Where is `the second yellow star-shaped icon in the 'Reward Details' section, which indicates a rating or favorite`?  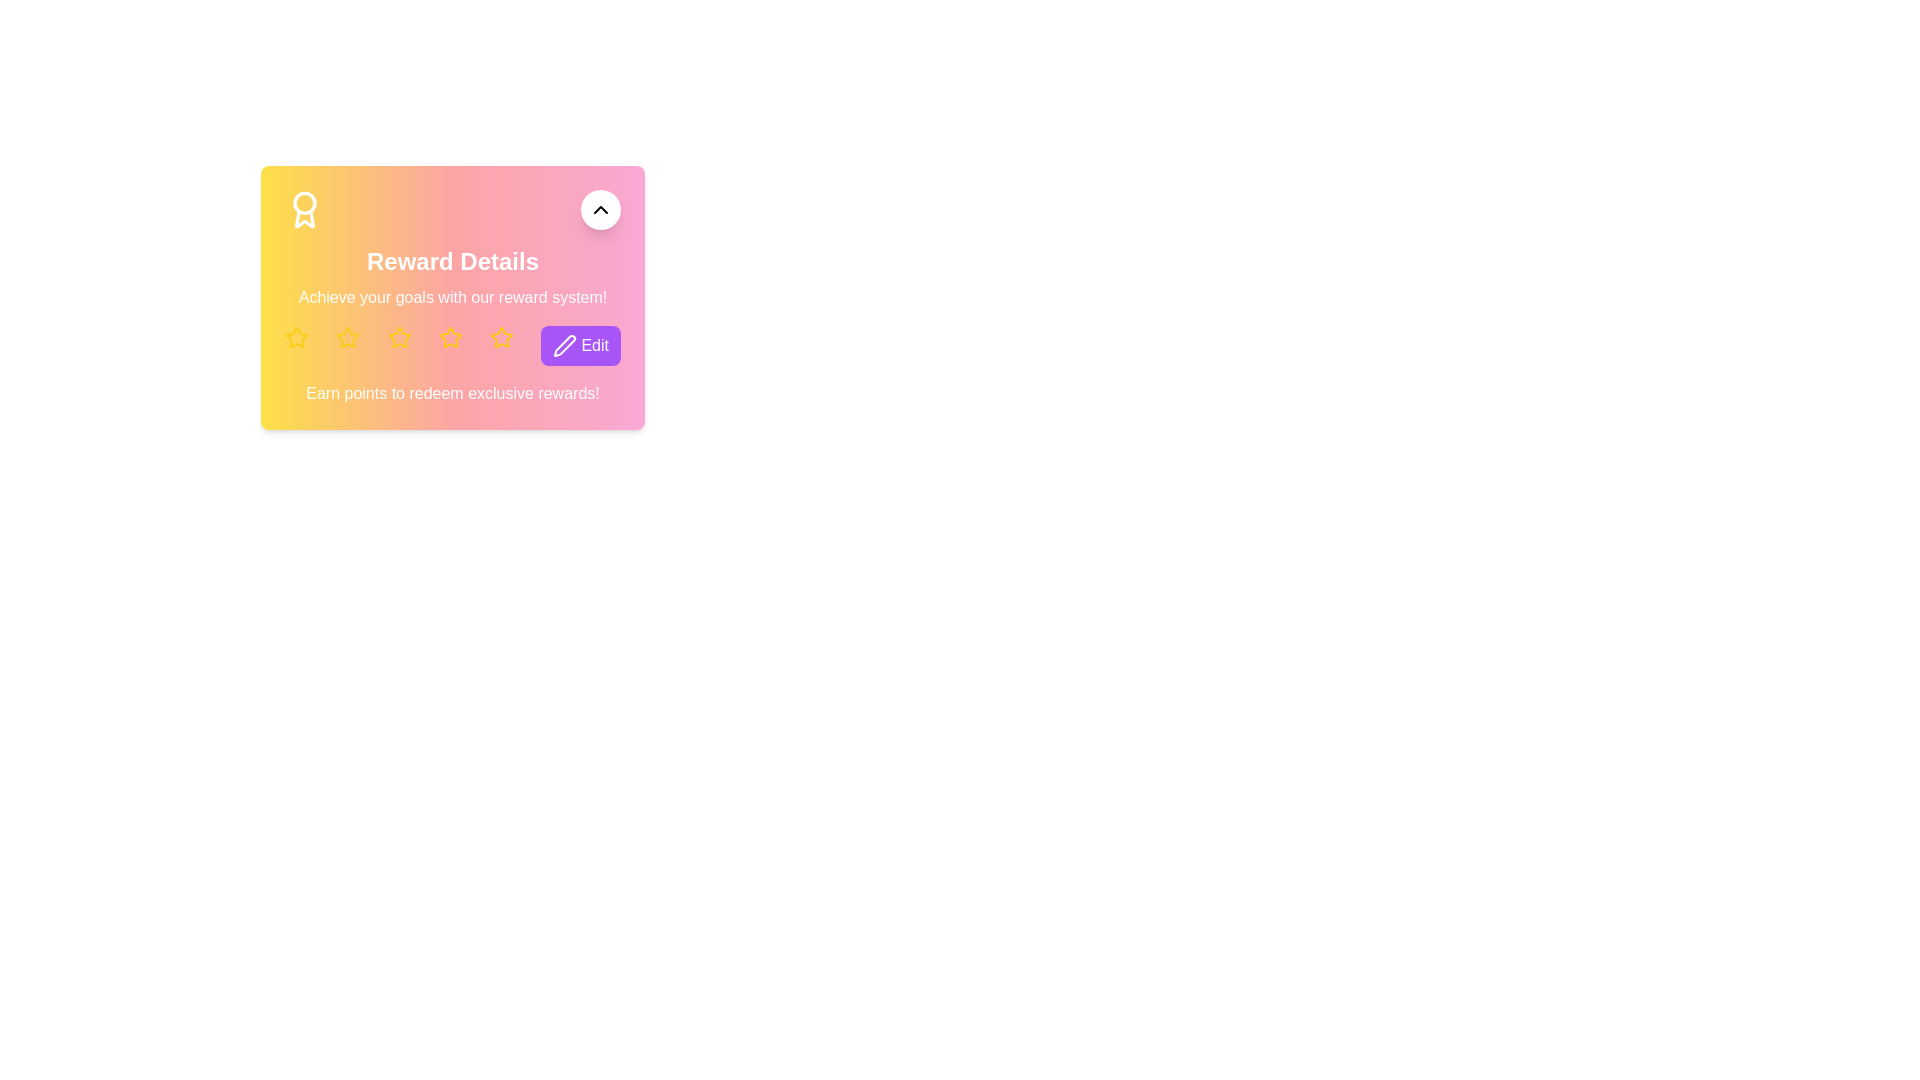
the second yellow star-shaped icon in the 'Reward Details' section, which indicates a rating or favorite is located at coordinates (348, 337).